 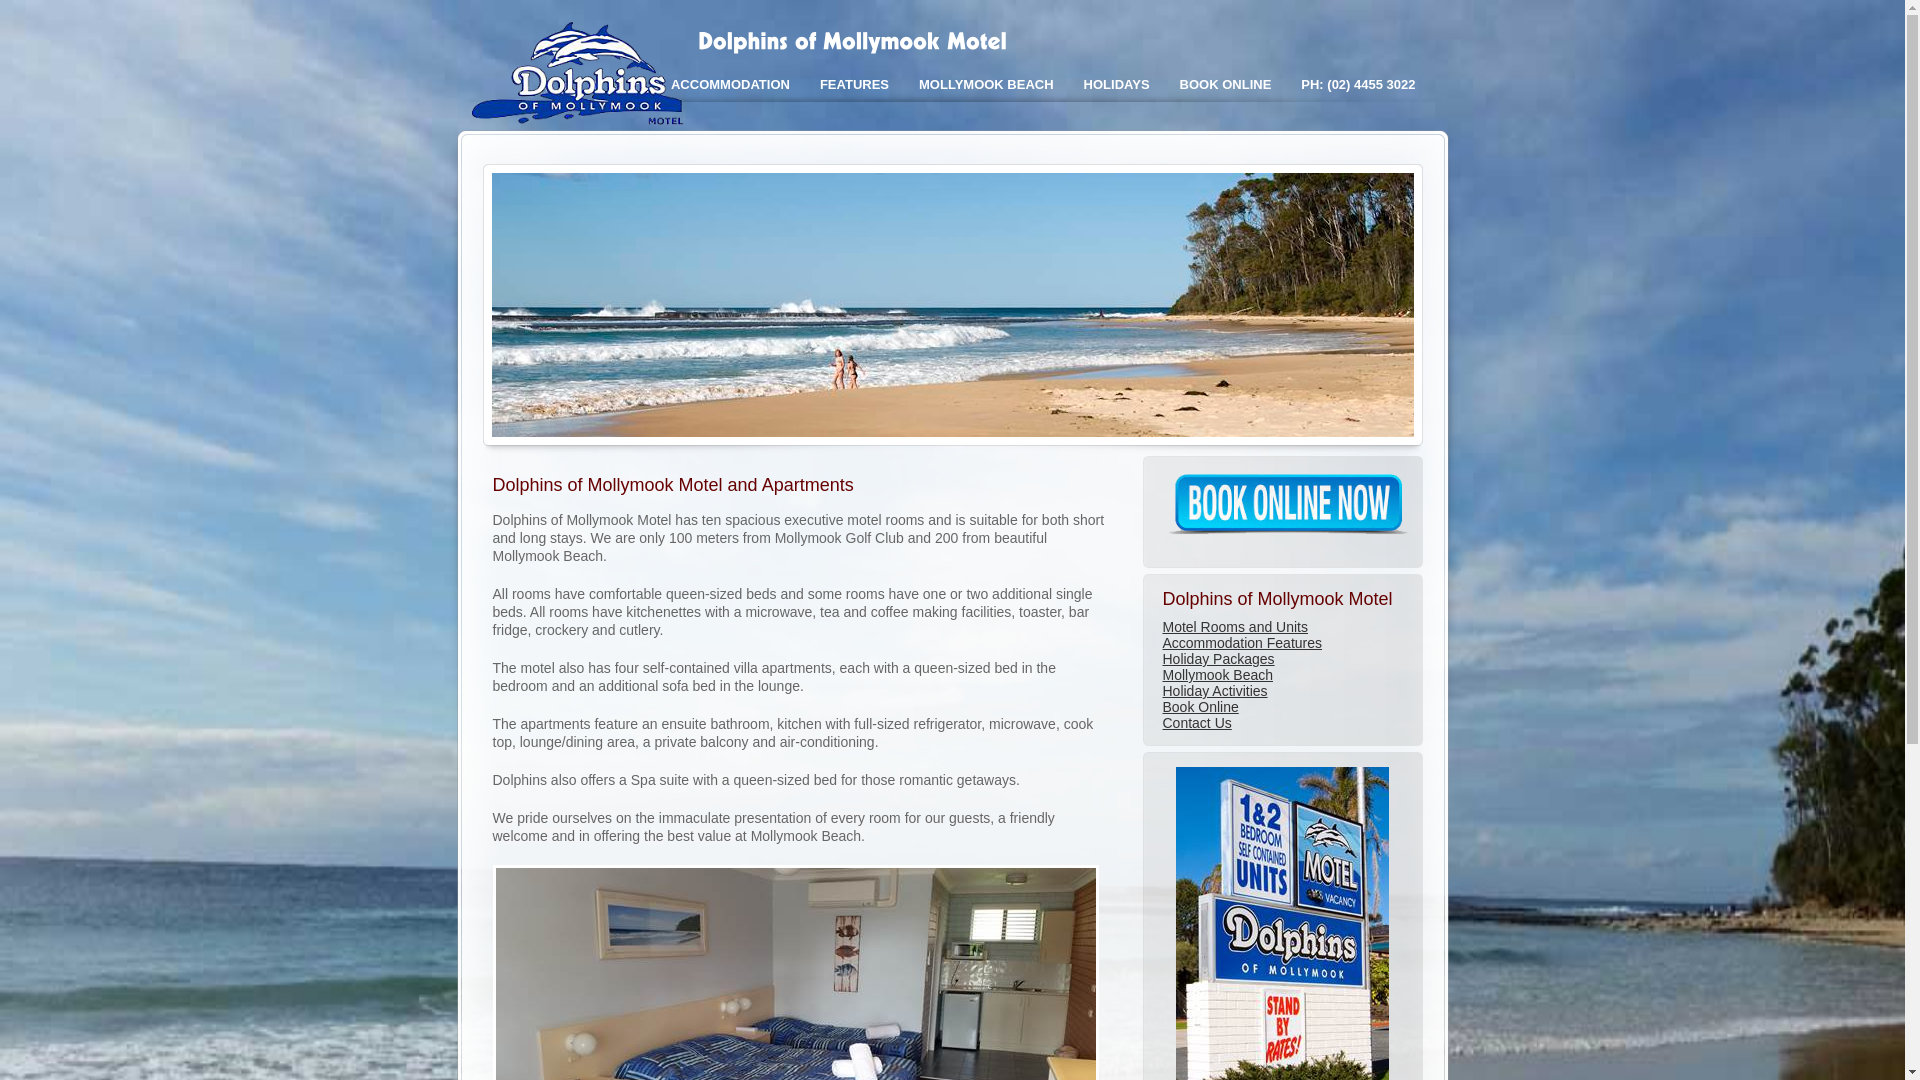 I want to click on 'Motel Rooms and Units', so click(x=1233, y=626).